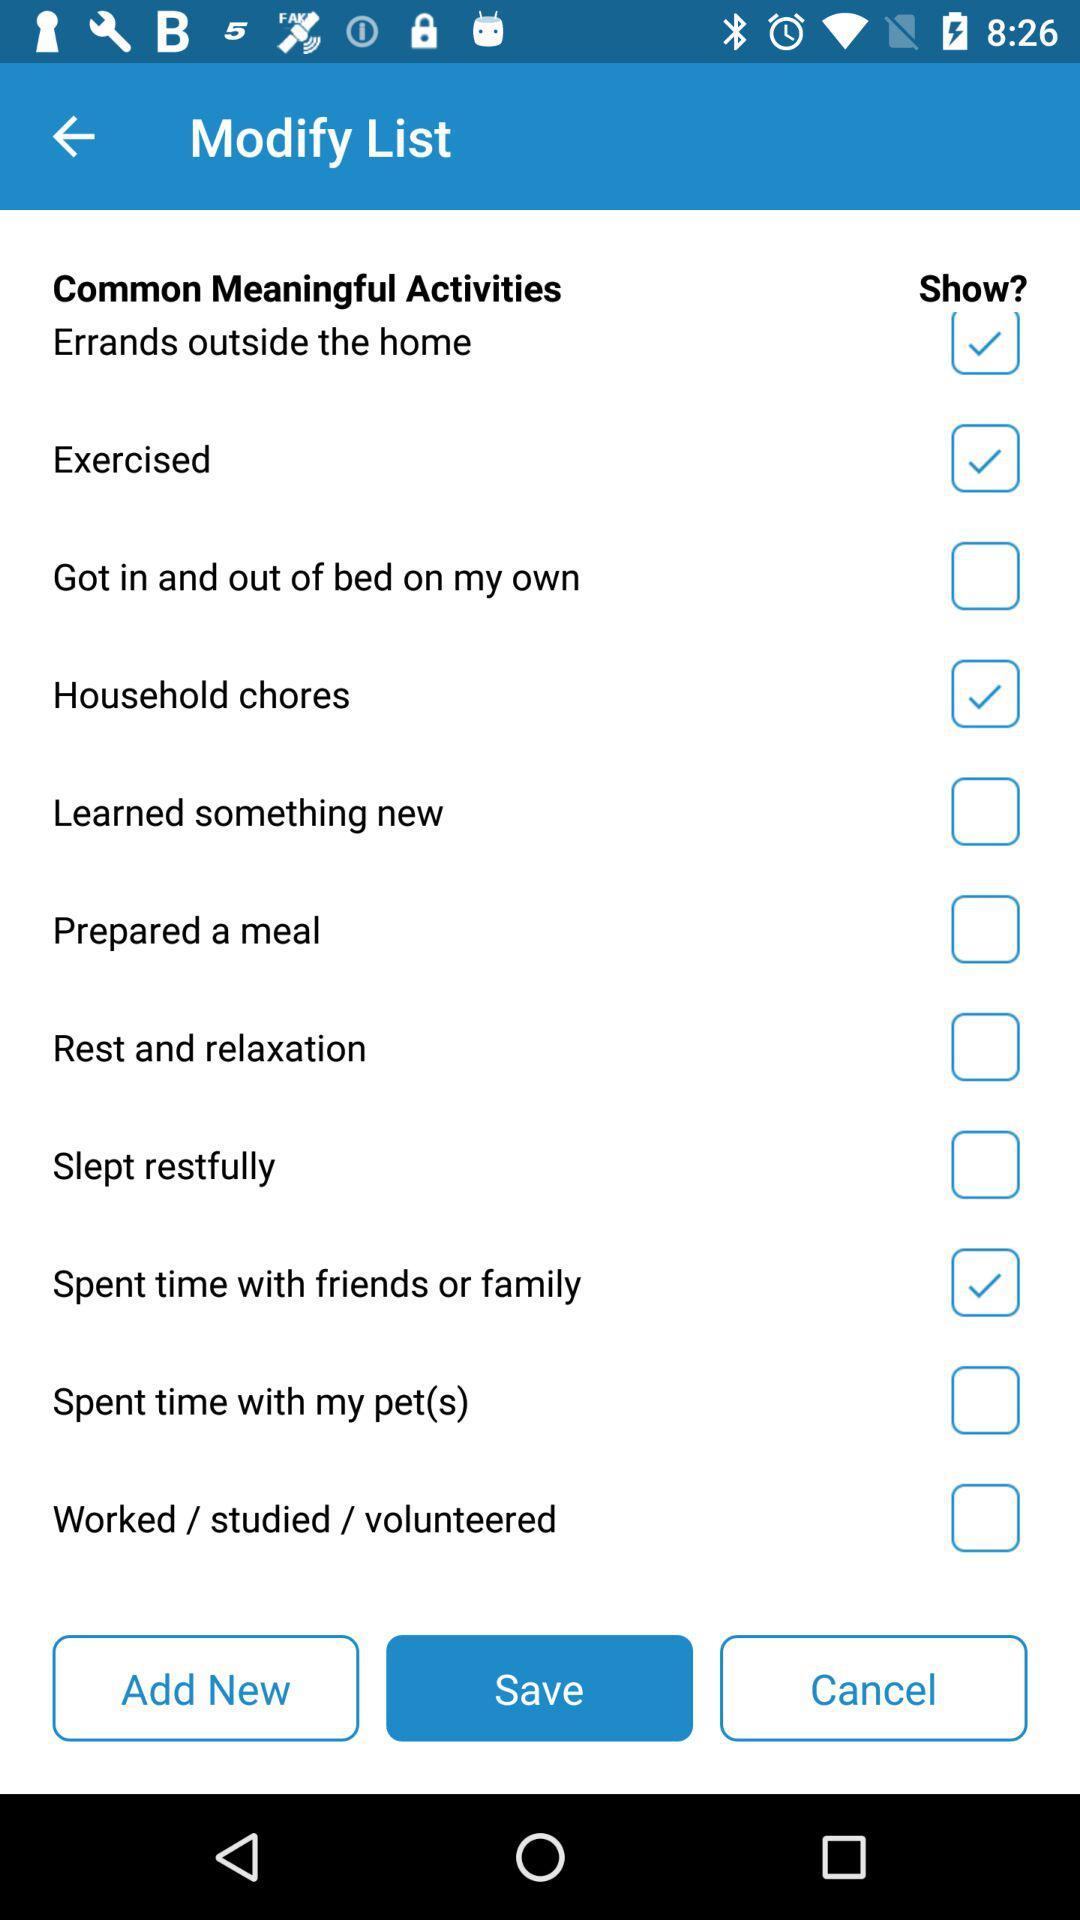  What do you see at coordinates (538, 1687) in the screenshot?
I see `the item next to cancel item` at bounding box center [538, 1687].